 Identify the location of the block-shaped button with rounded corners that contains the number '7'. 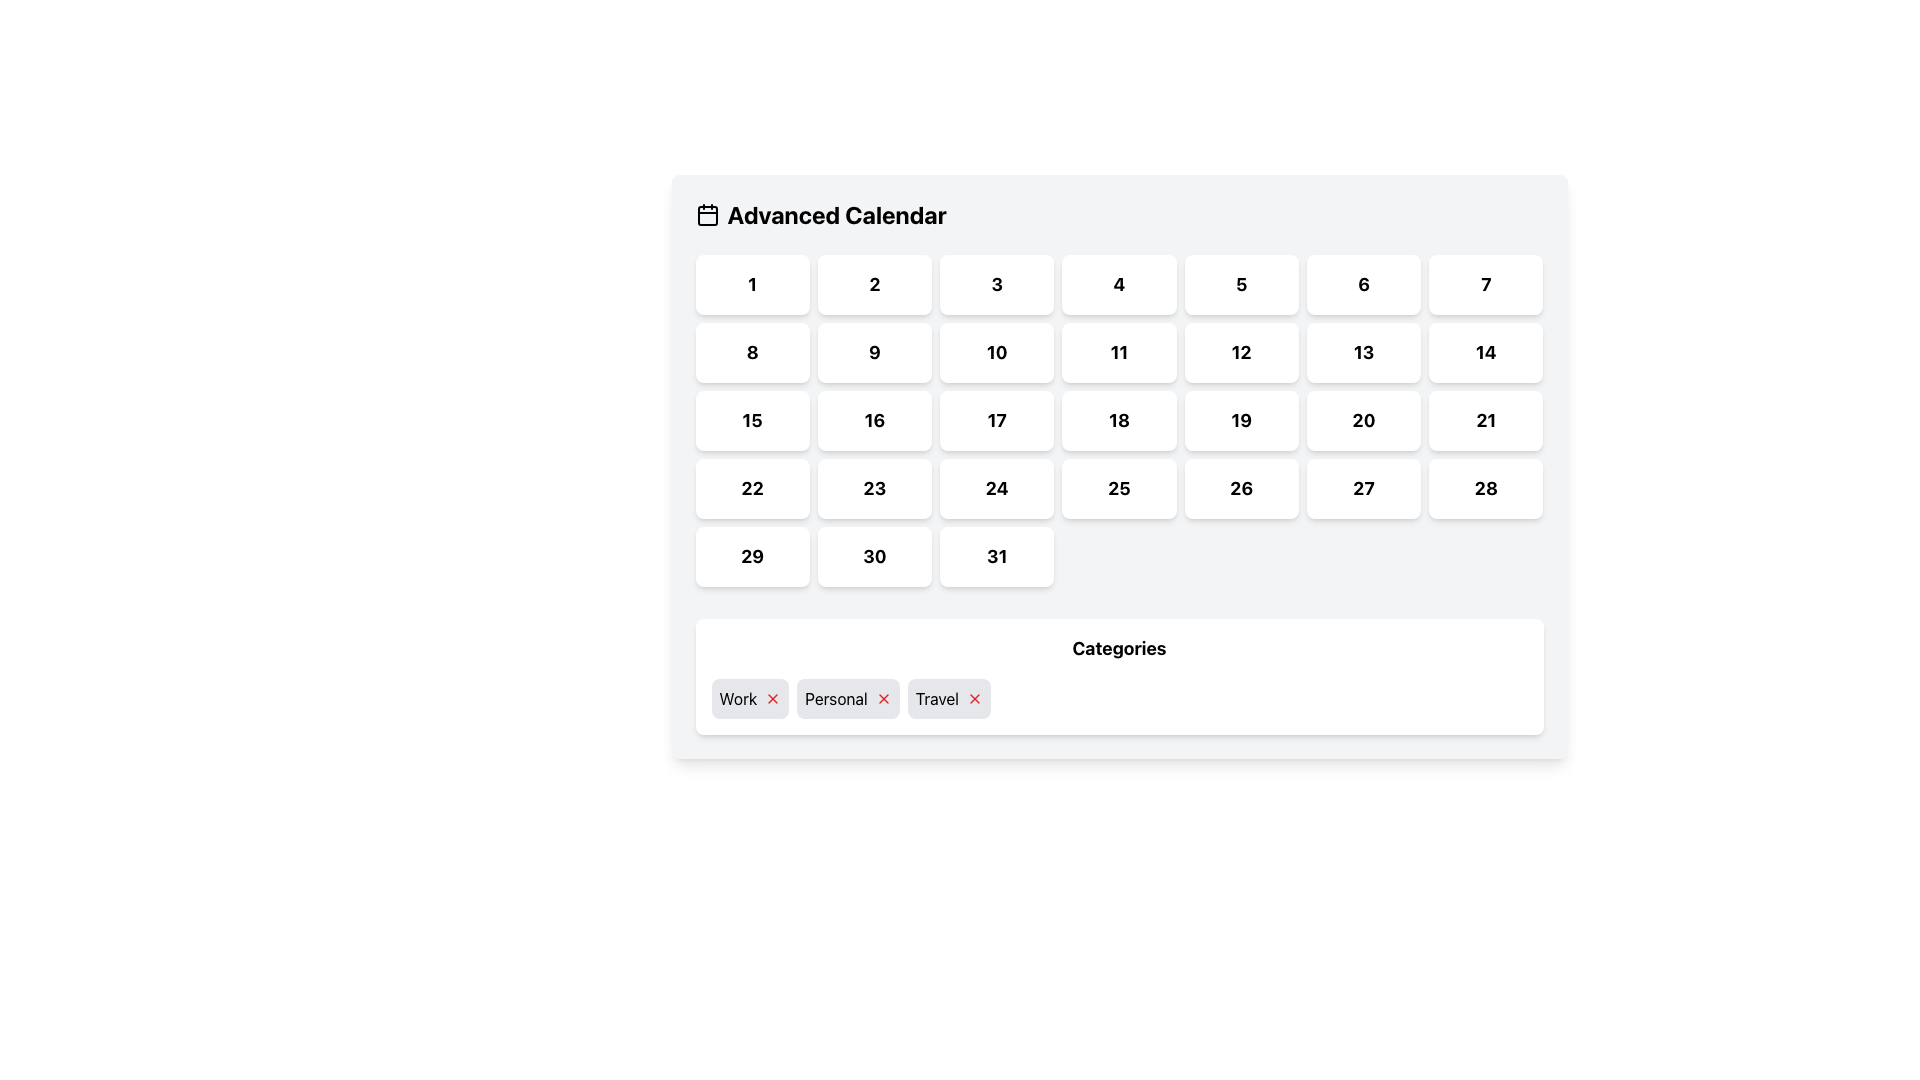
(1486, 285).